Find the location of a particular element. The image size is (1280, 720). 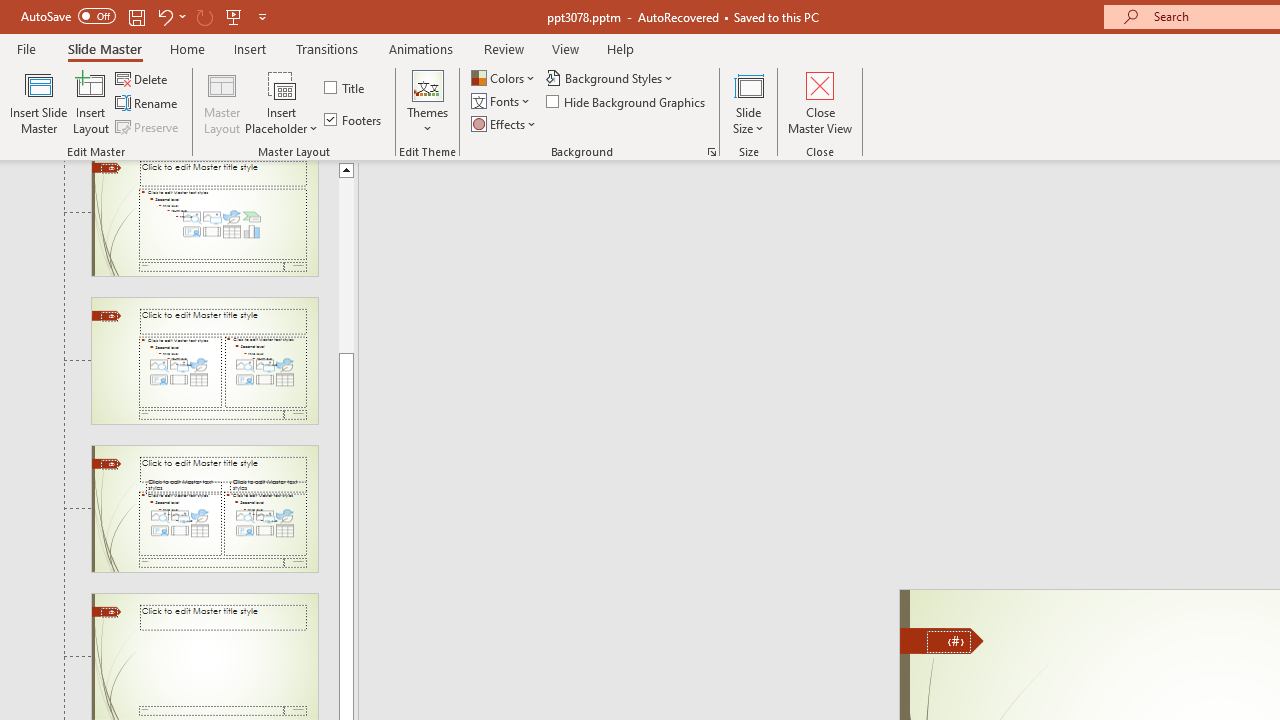

'Slide Comparison Layout: used by no slides' is located at coordinates (204, 507).